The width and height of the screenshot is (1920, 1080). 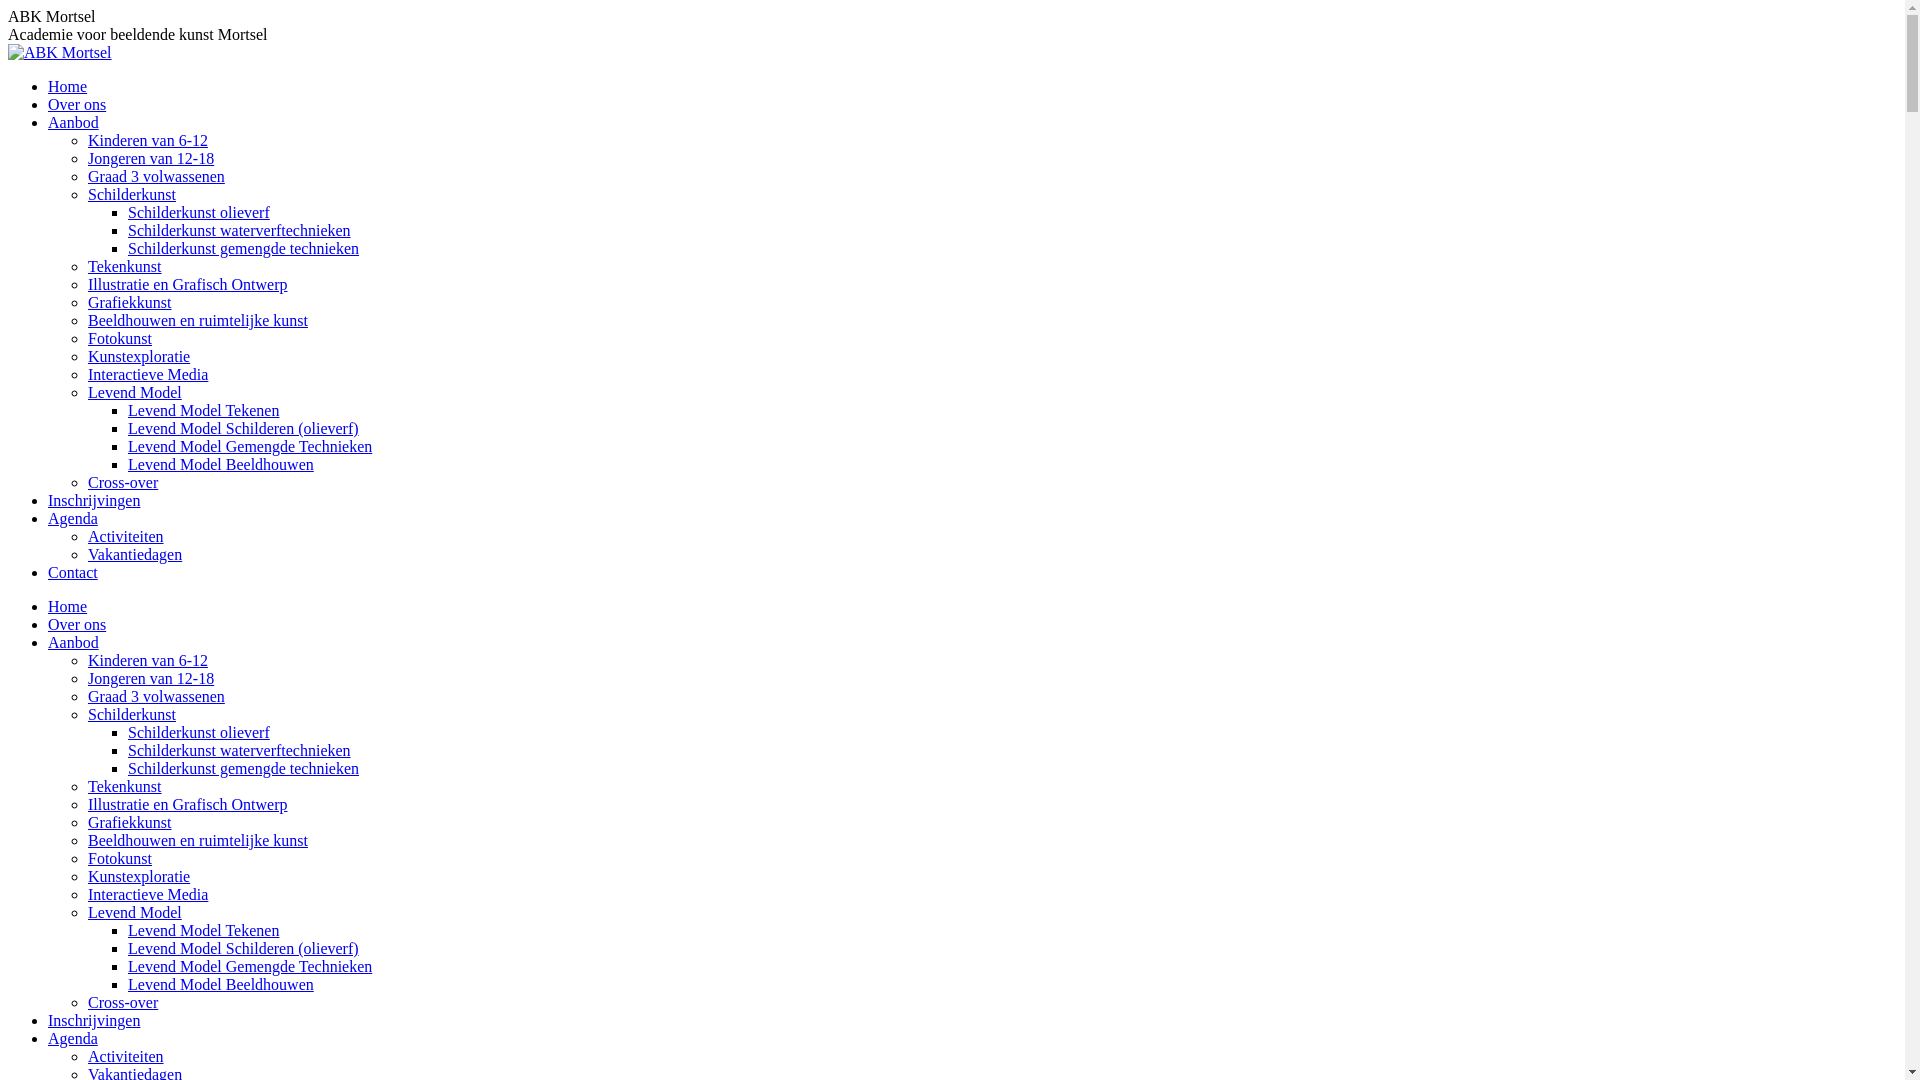 I want to click on 'Activiteiten', so click(x=124, y=1055).